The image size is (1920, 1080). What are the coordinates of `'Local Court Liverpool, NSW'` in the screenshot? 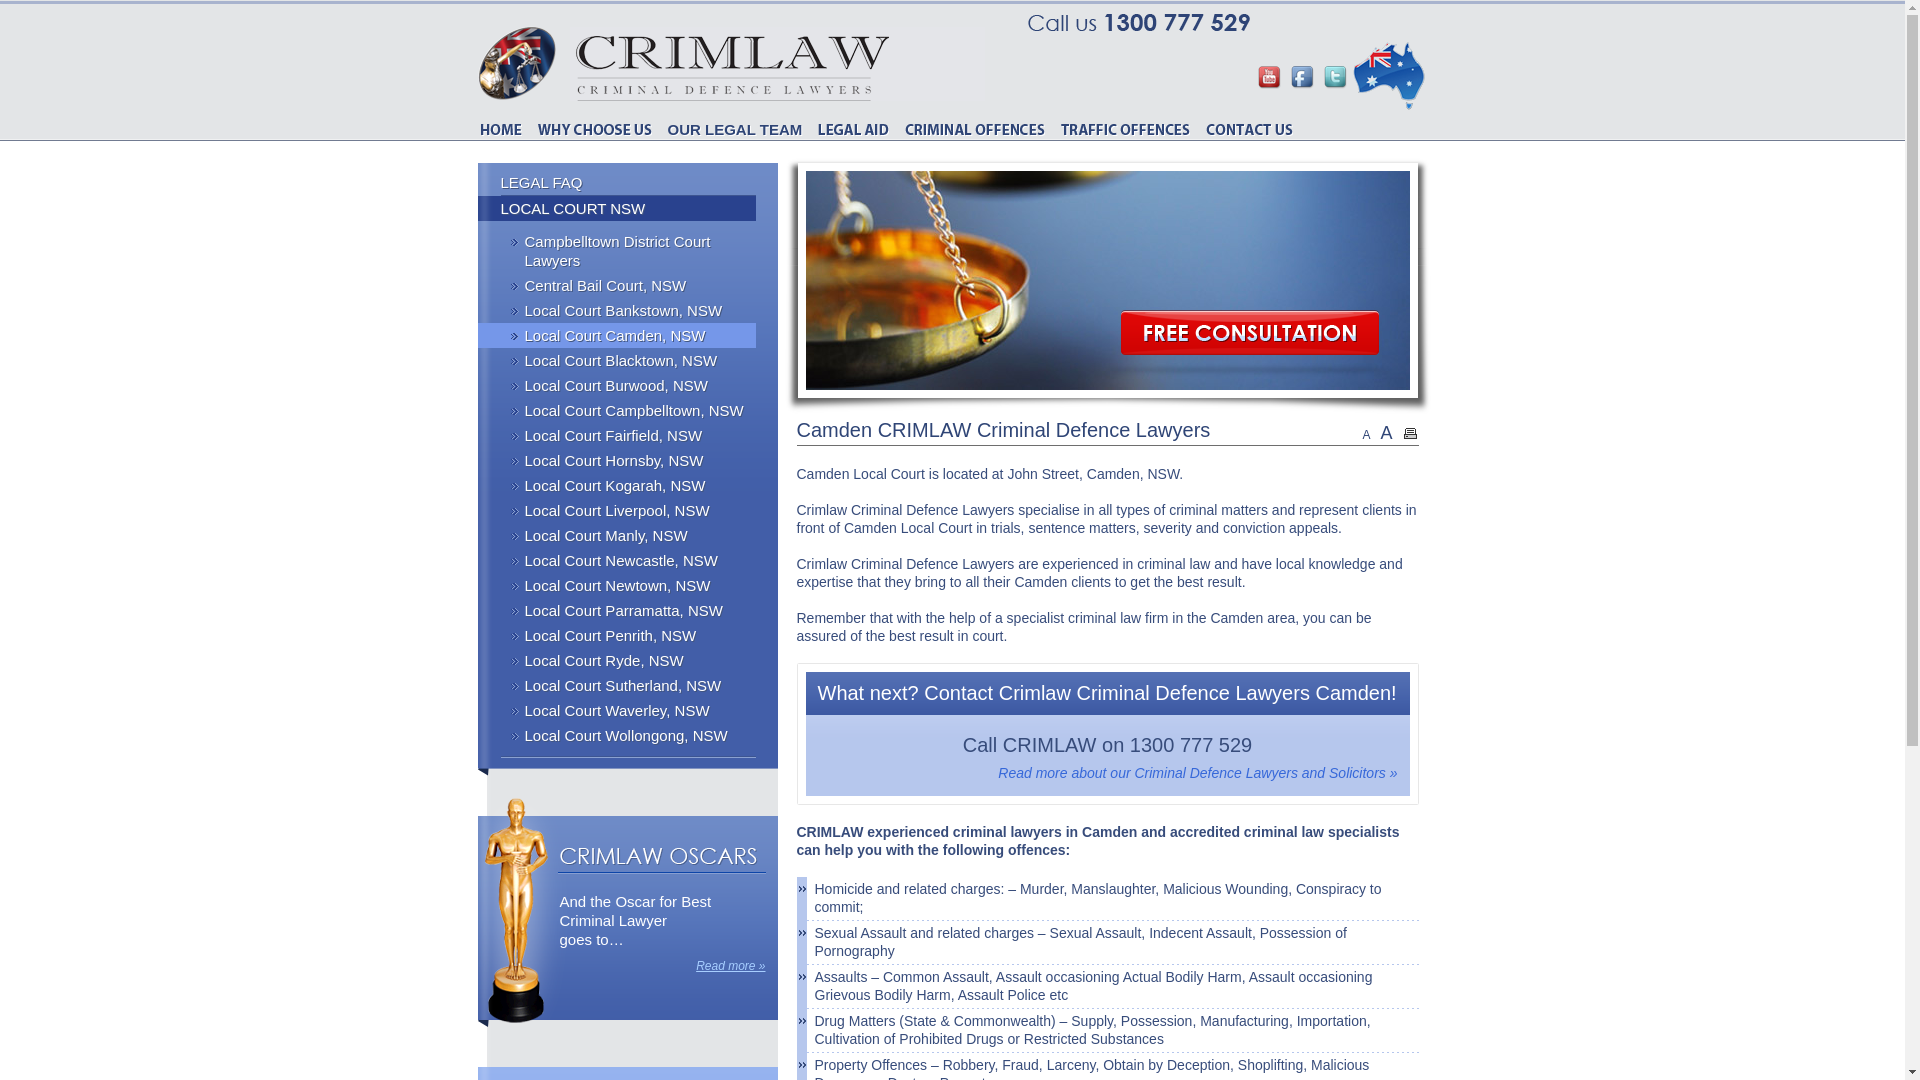 It's located at (616, 509).